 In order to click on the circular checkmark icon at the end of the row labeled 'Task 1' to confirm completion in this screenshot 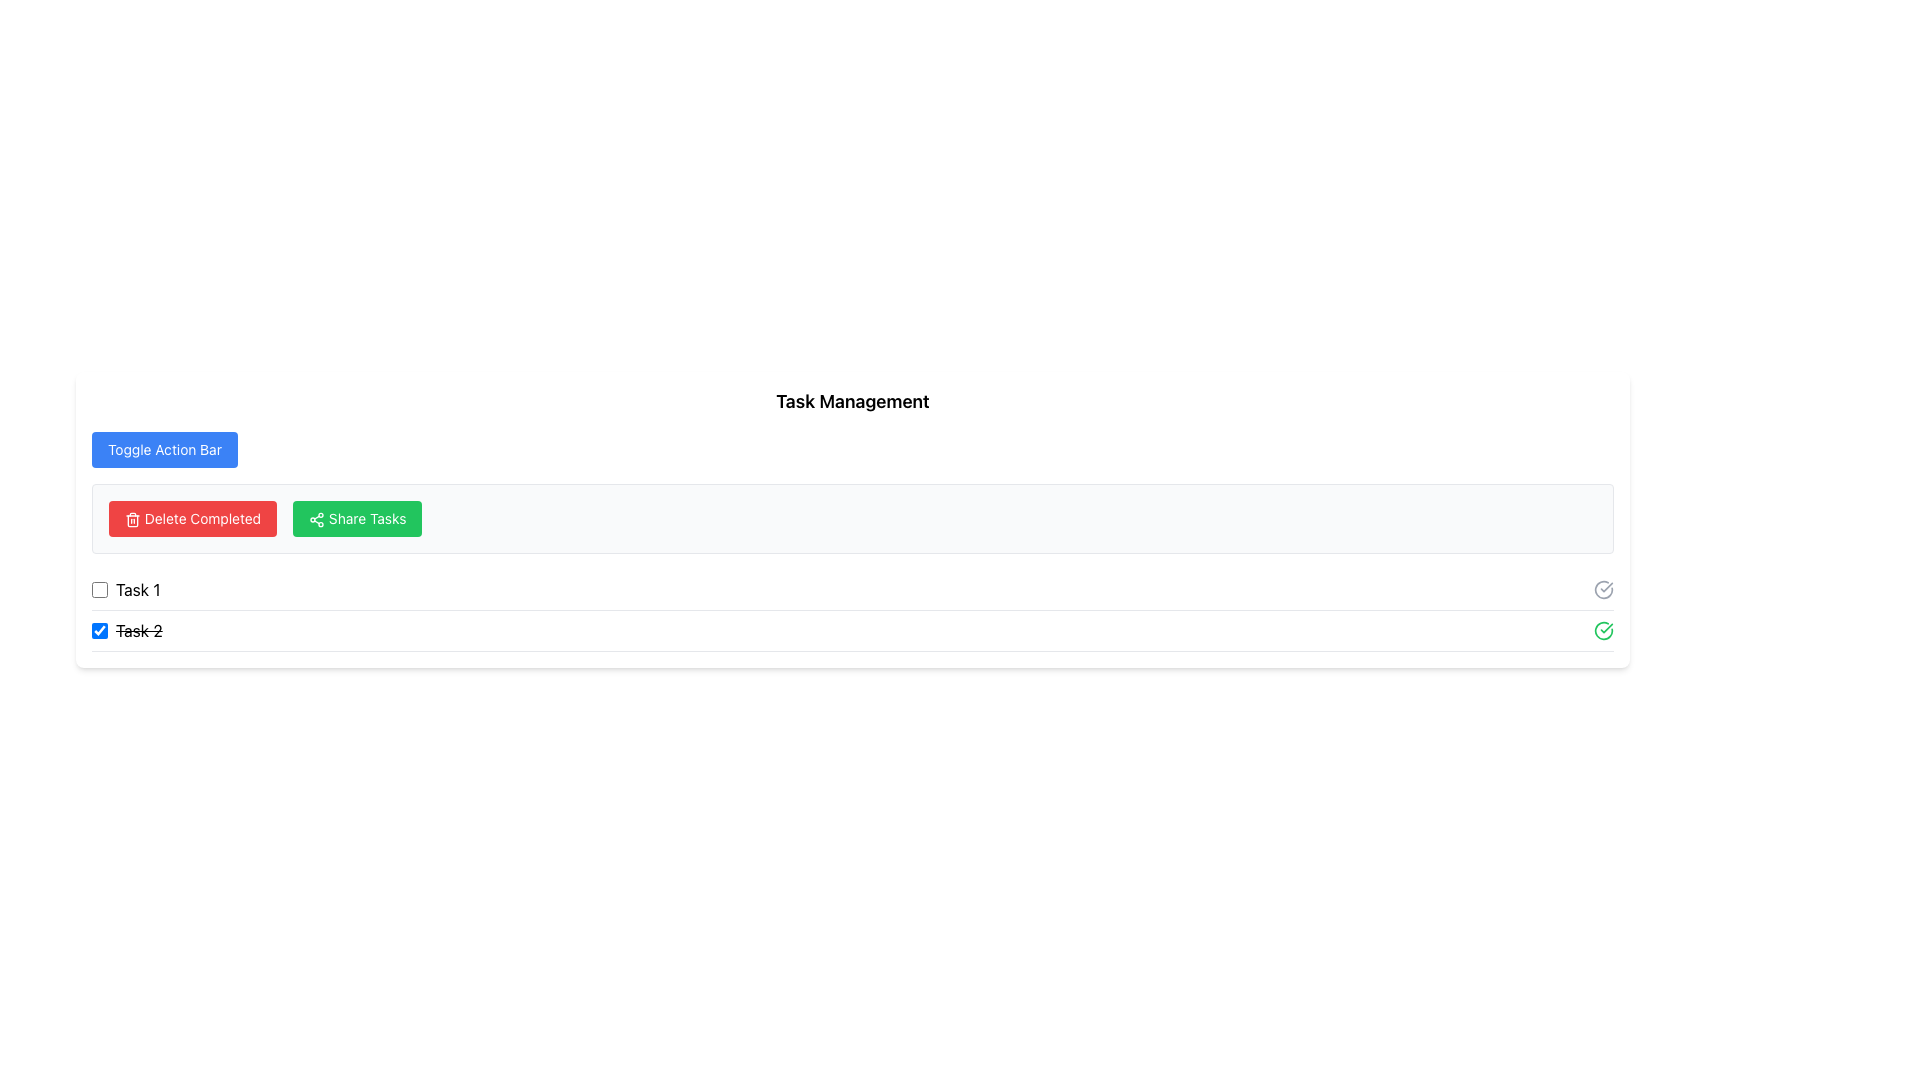, I will do `click(1603, 589)`.